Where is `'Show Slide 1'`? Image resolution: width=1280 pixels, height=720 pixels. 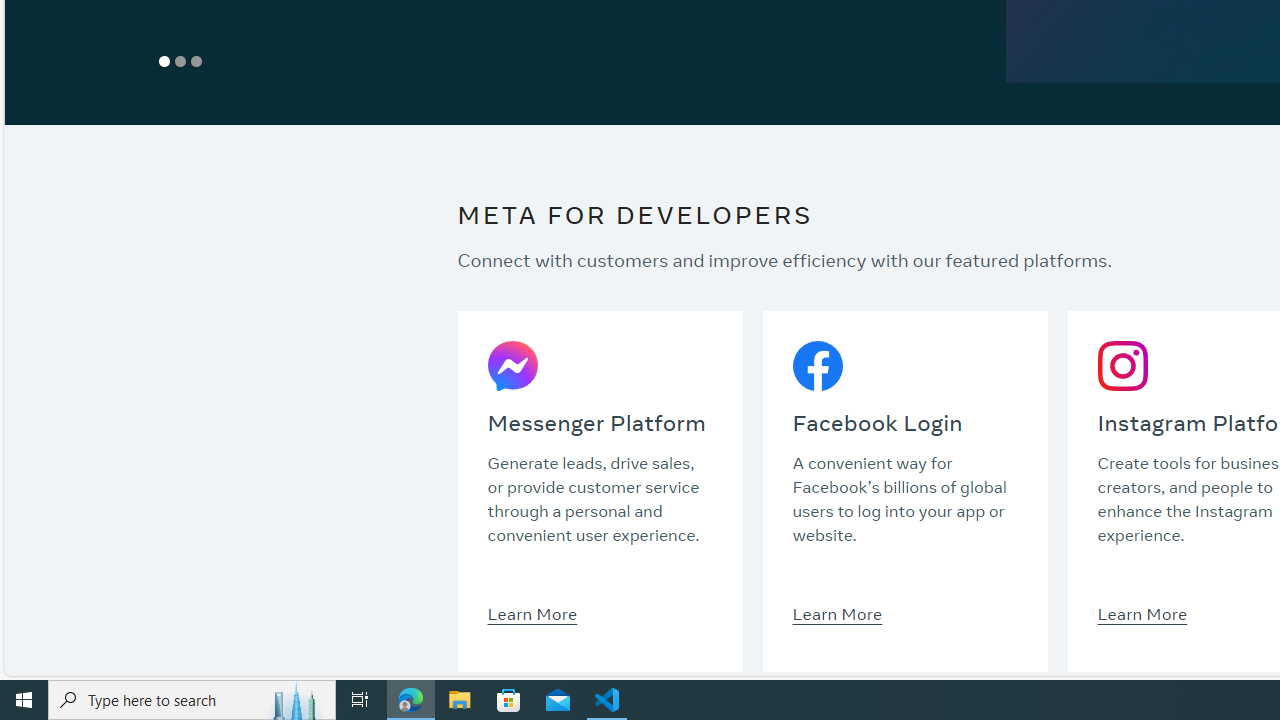
'Show Slide 1' is located at coordinates (165, 60).